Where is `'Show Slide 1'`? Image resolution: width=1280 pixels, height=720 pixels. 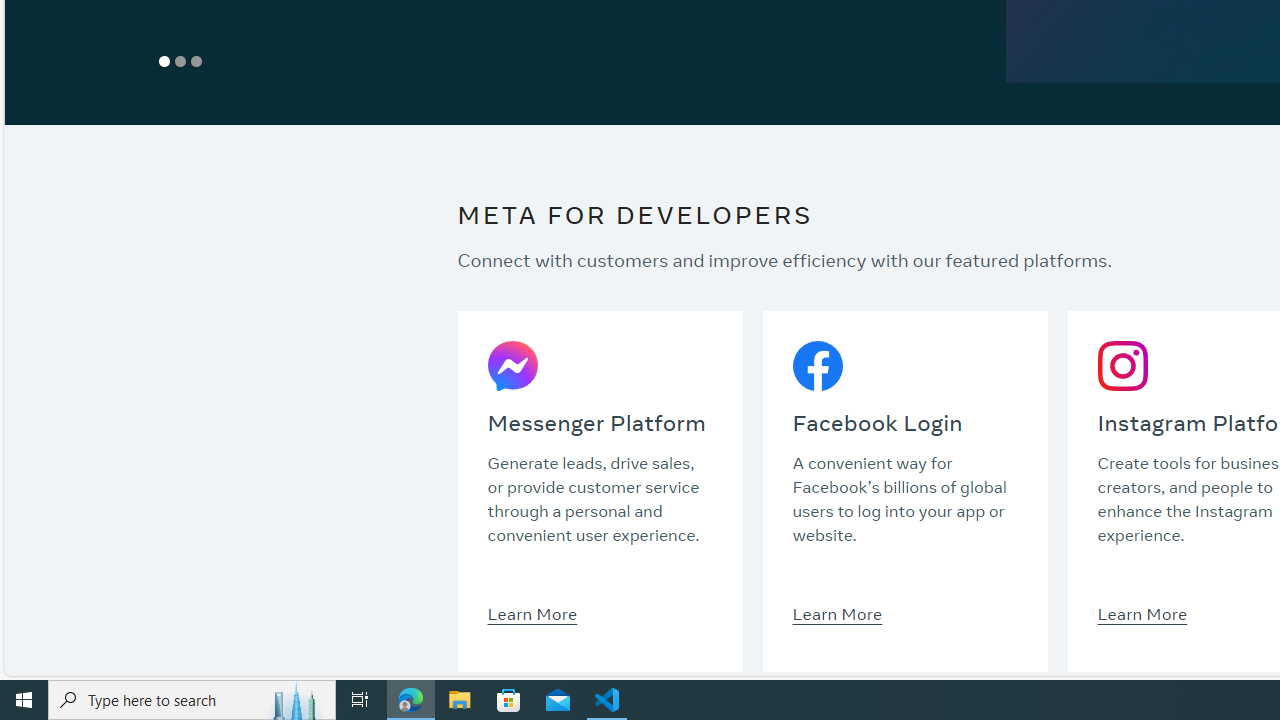
'Show Slide 1' is located at coordinates (165, 60).